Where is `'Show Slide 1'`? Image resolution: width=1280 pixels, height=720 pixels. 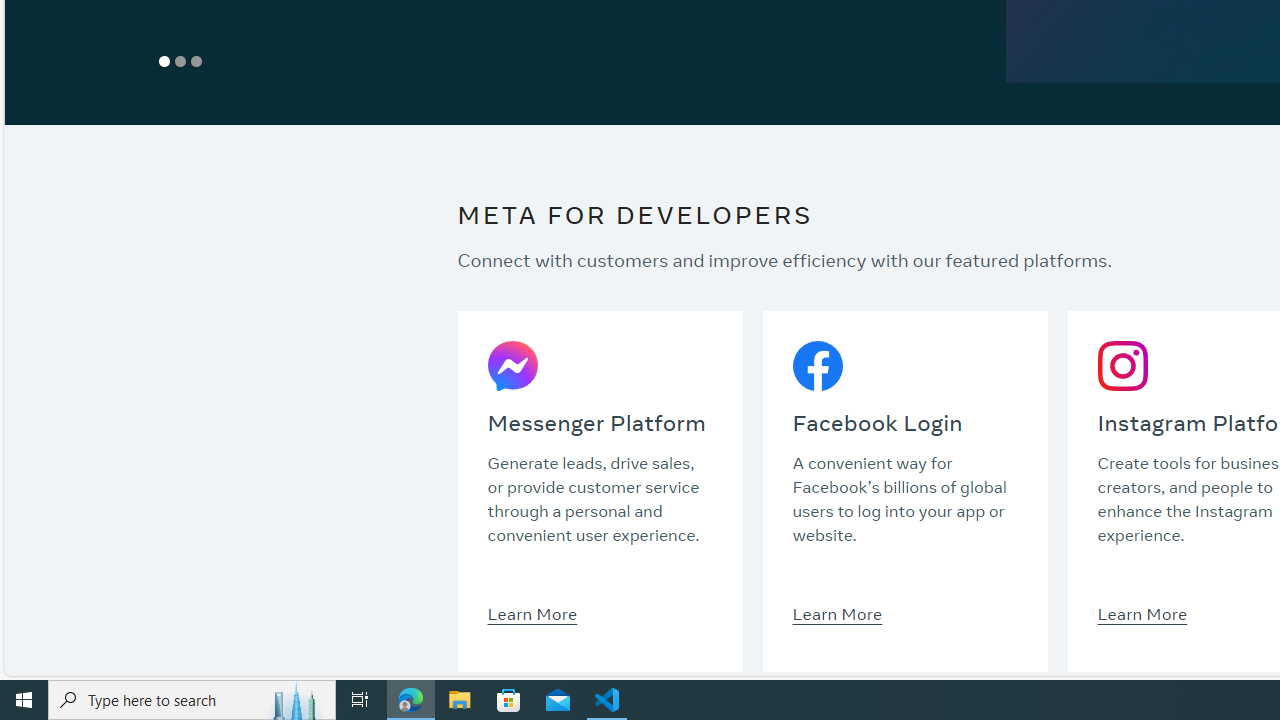
'Show Slide 1' is located at coordinates (165, 60).